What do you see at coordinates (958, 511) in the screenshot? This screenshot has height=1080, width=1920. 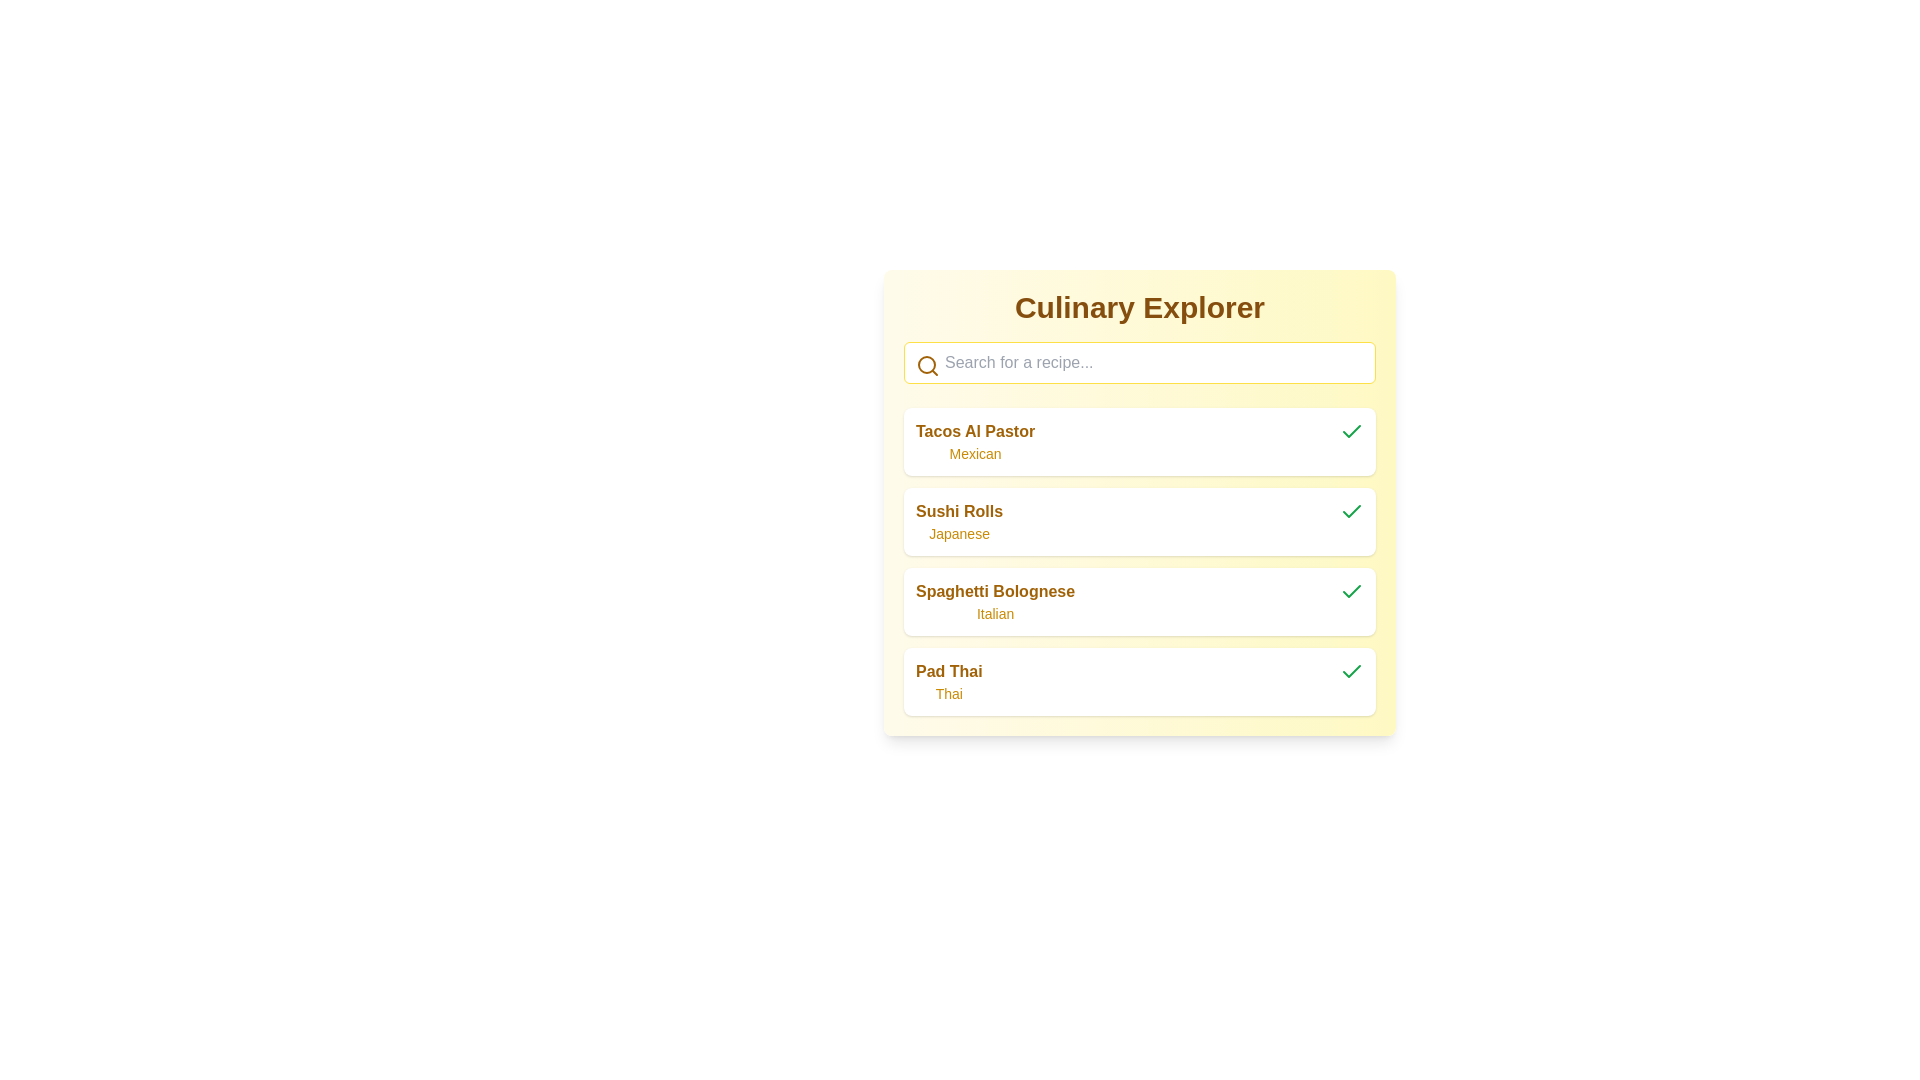 I see `the text label displaying 'Sushi Rolls' in bold font, which is visually prominent against a light background, located above the 'Japanese' text element` at bounding box center [958, 511].